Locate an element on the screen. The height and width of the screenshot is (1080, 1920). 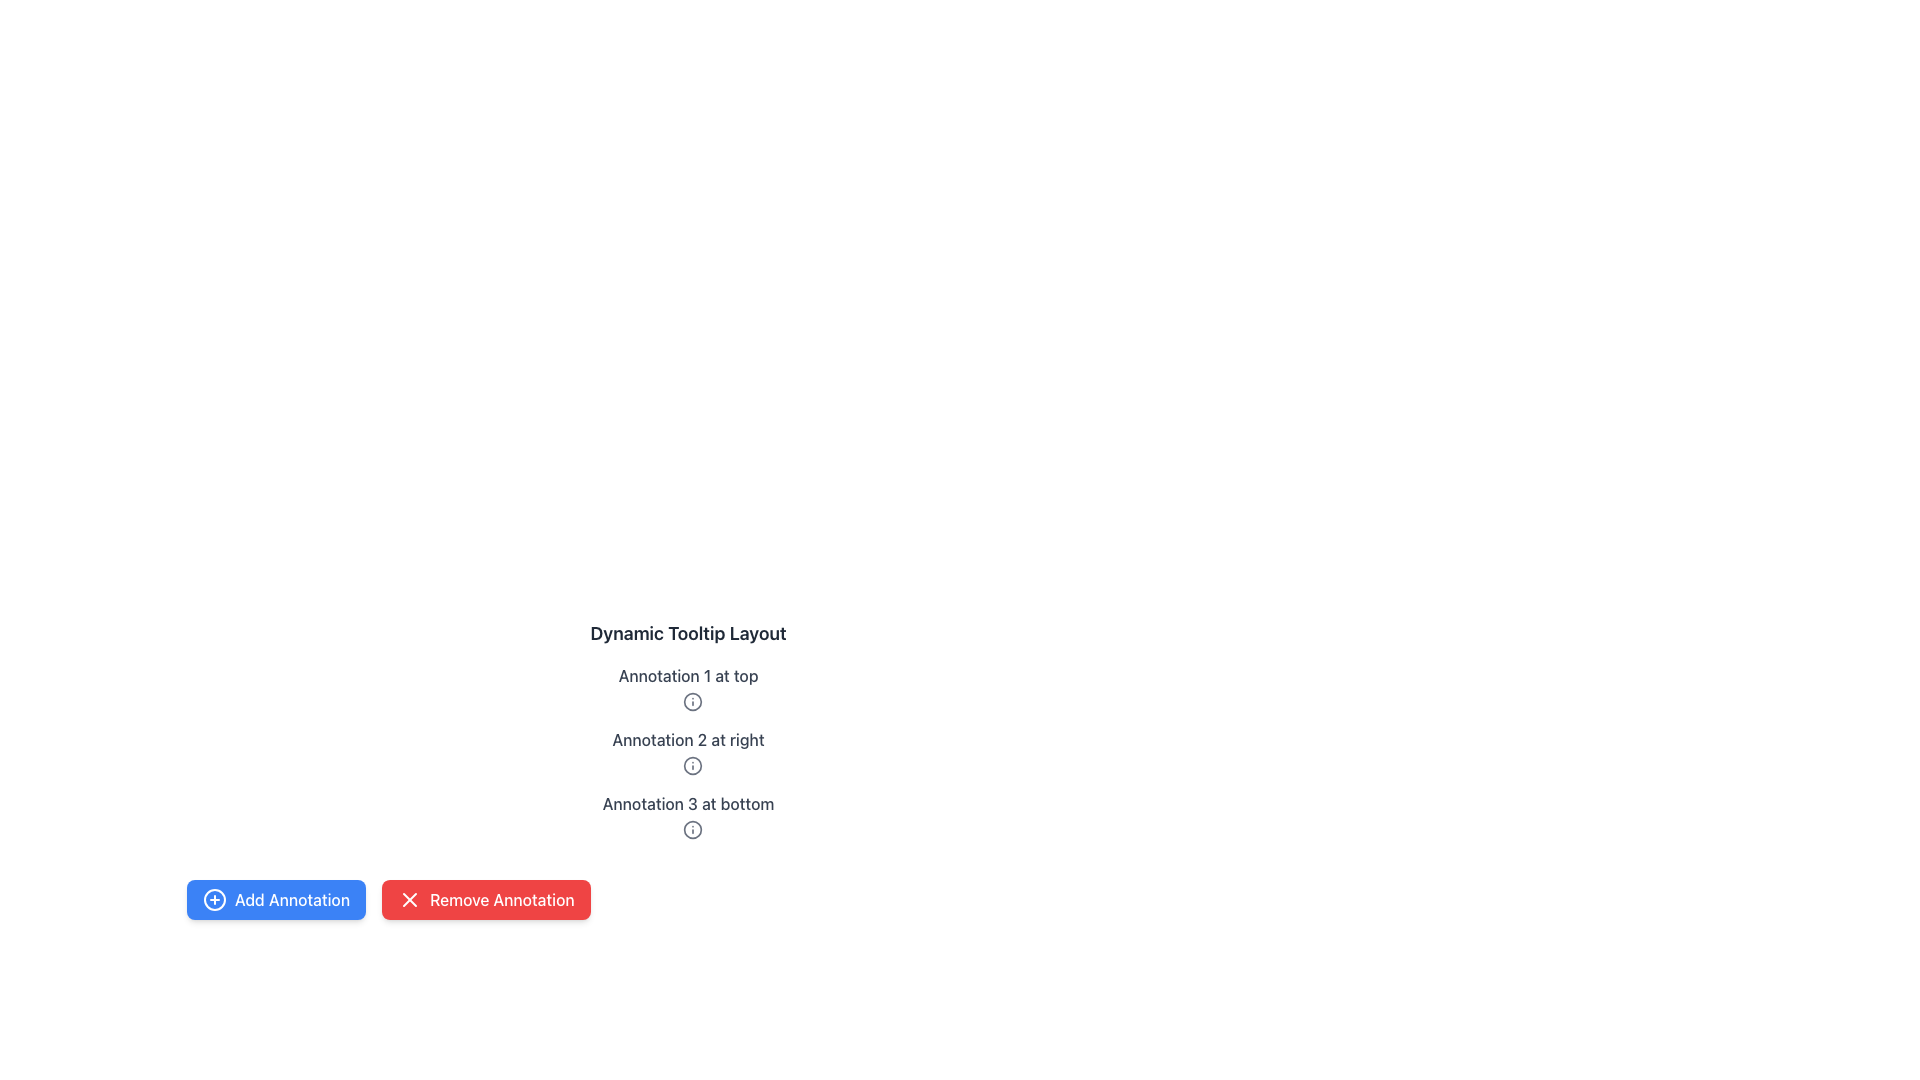
the icon in the first annotation element is located at coordinates (688, 686).